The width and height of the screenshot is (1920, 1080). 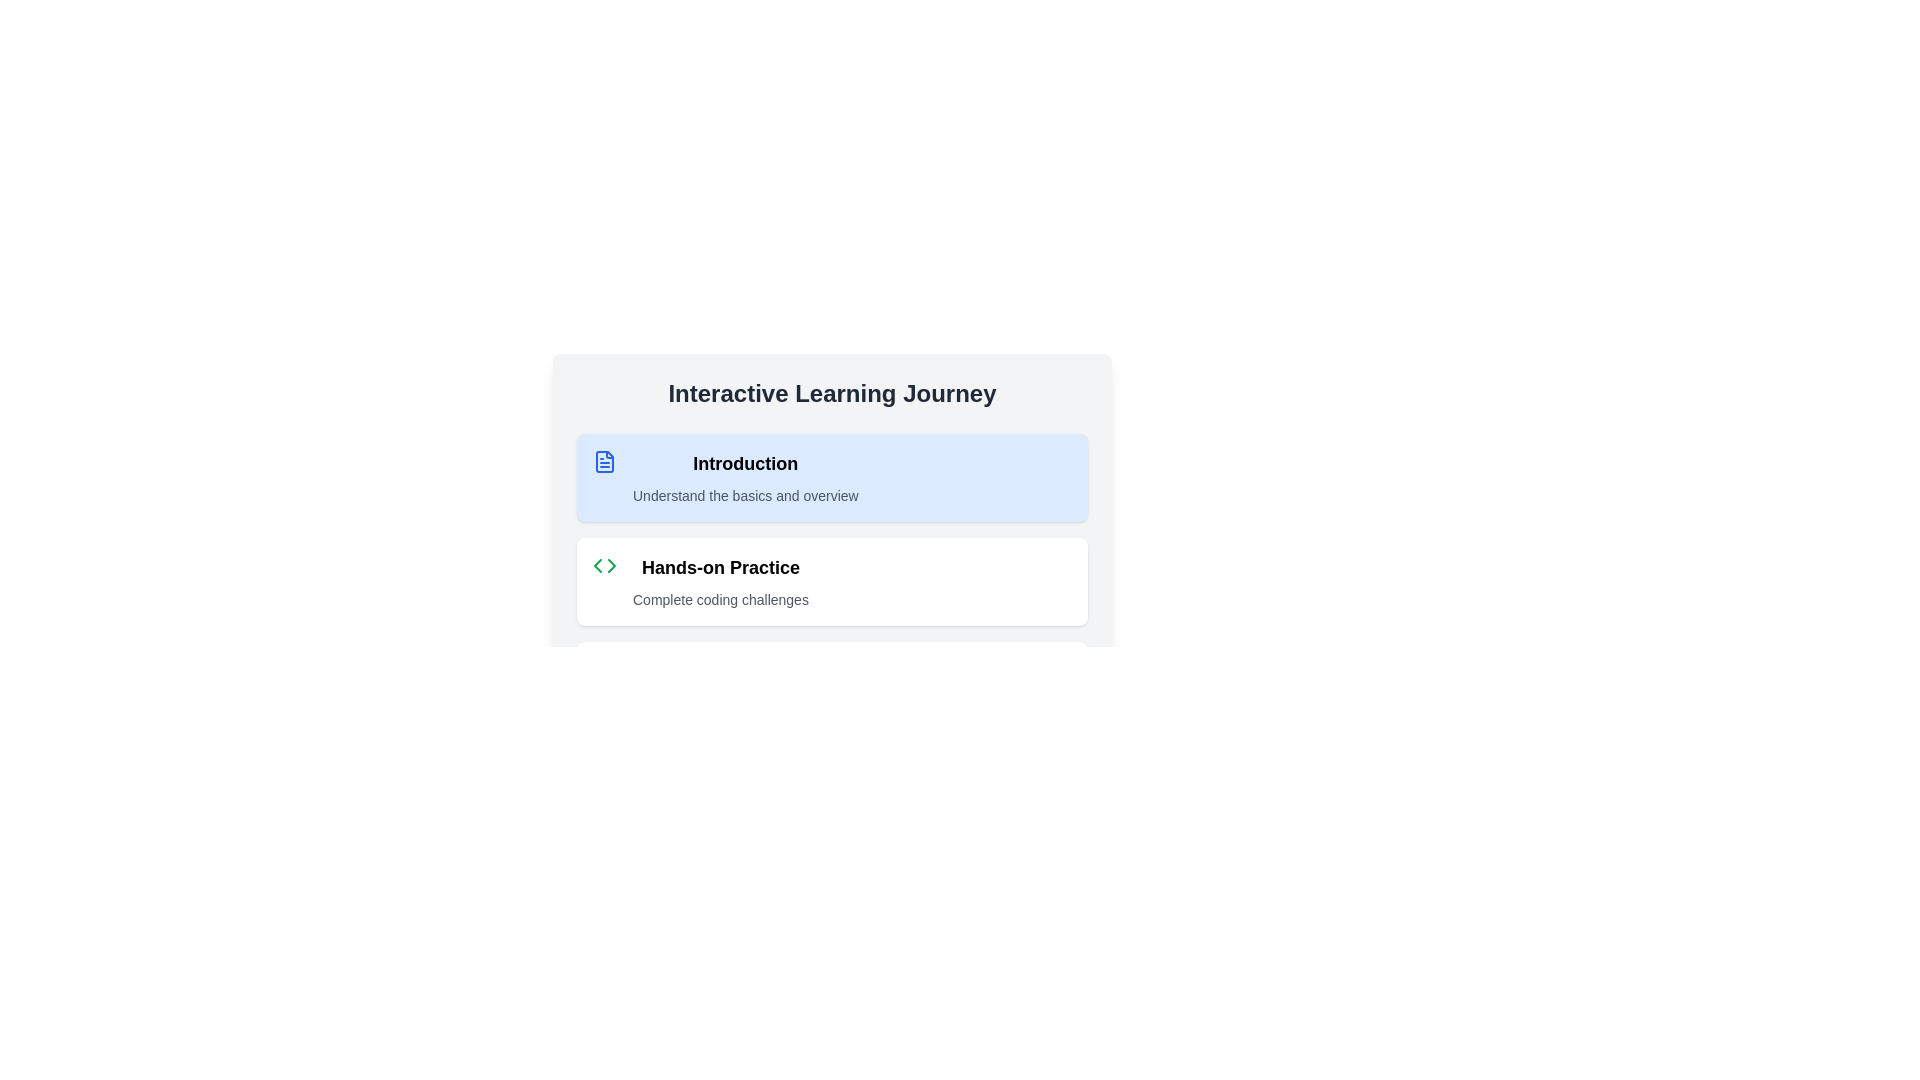 What do you see at coordinates (720, 567) in the screenshot?
I see `text label 'Hands-on Practice' located in the second item of the list under 'Interactive Learning Journey'` at bounding box center [720, 567].